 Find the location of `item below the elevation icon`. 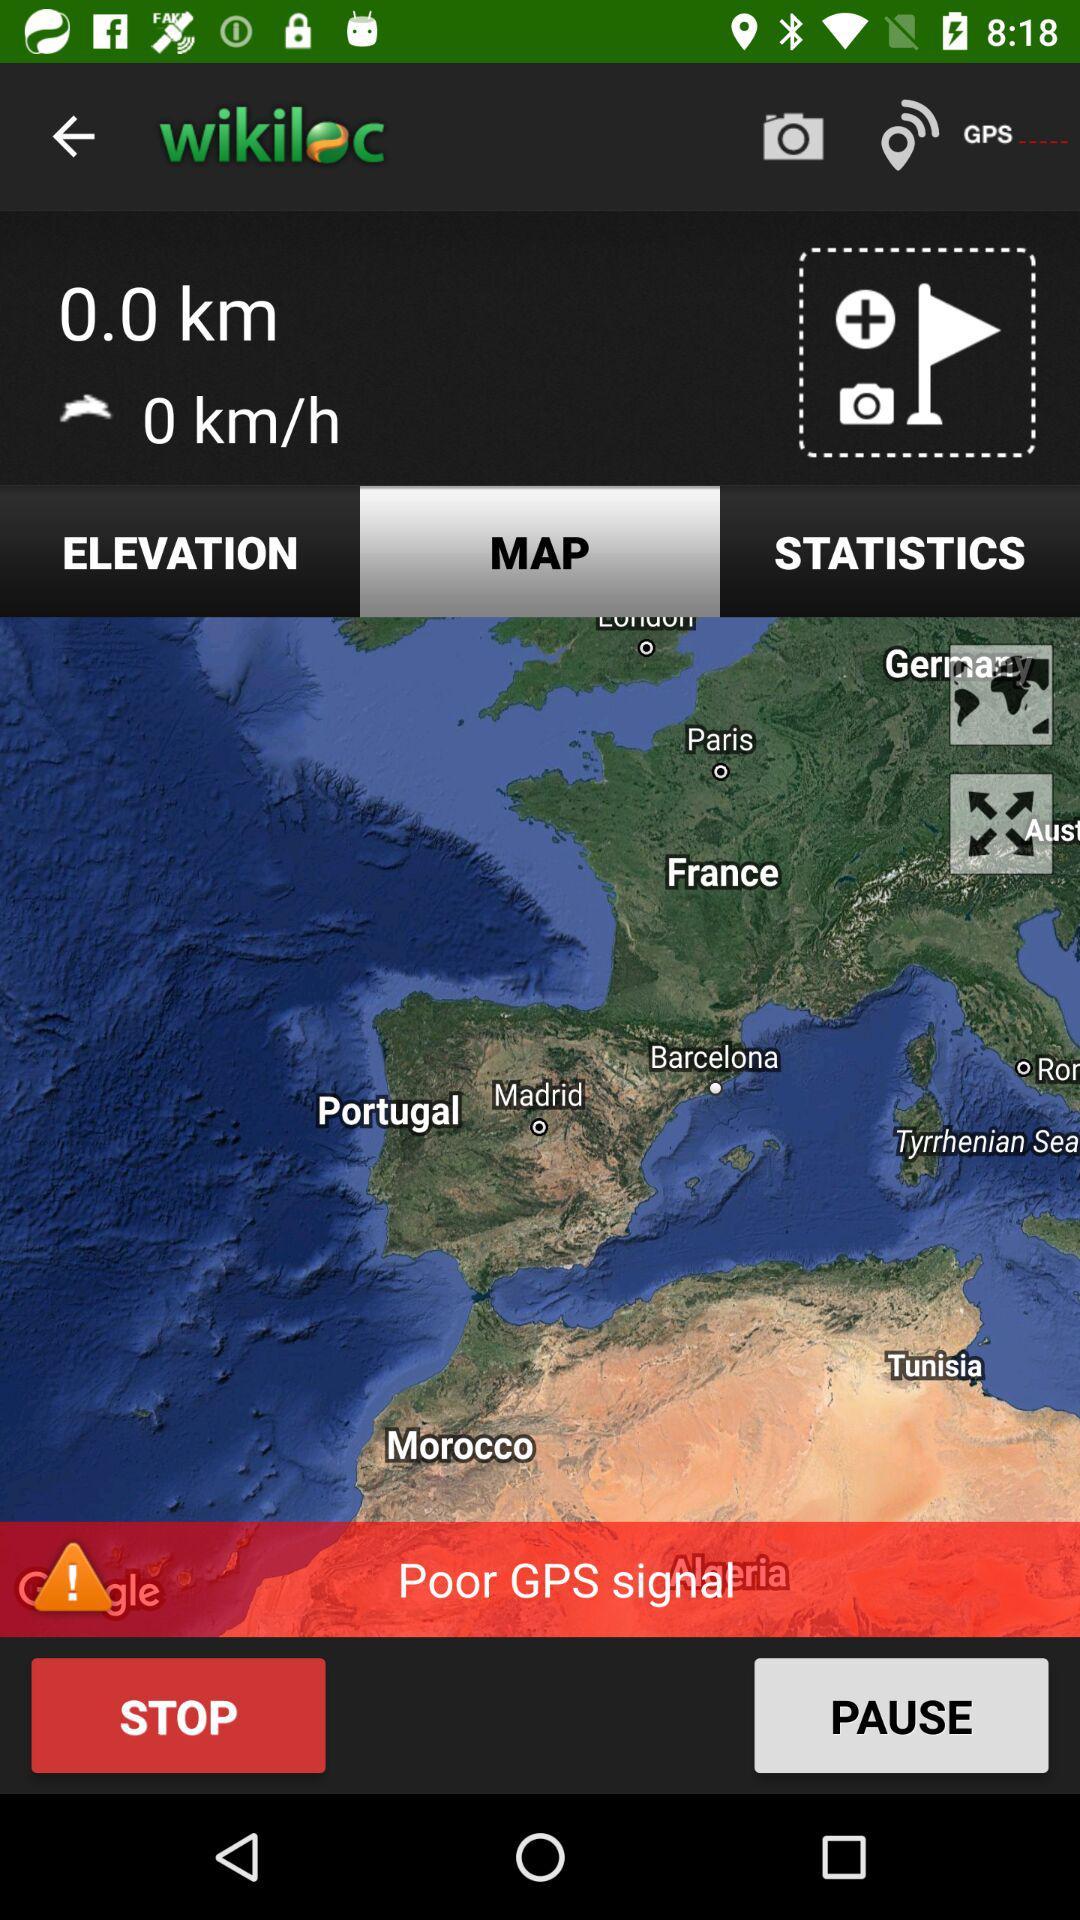

item below the elevation icon is located at coordinates (540, 1127).